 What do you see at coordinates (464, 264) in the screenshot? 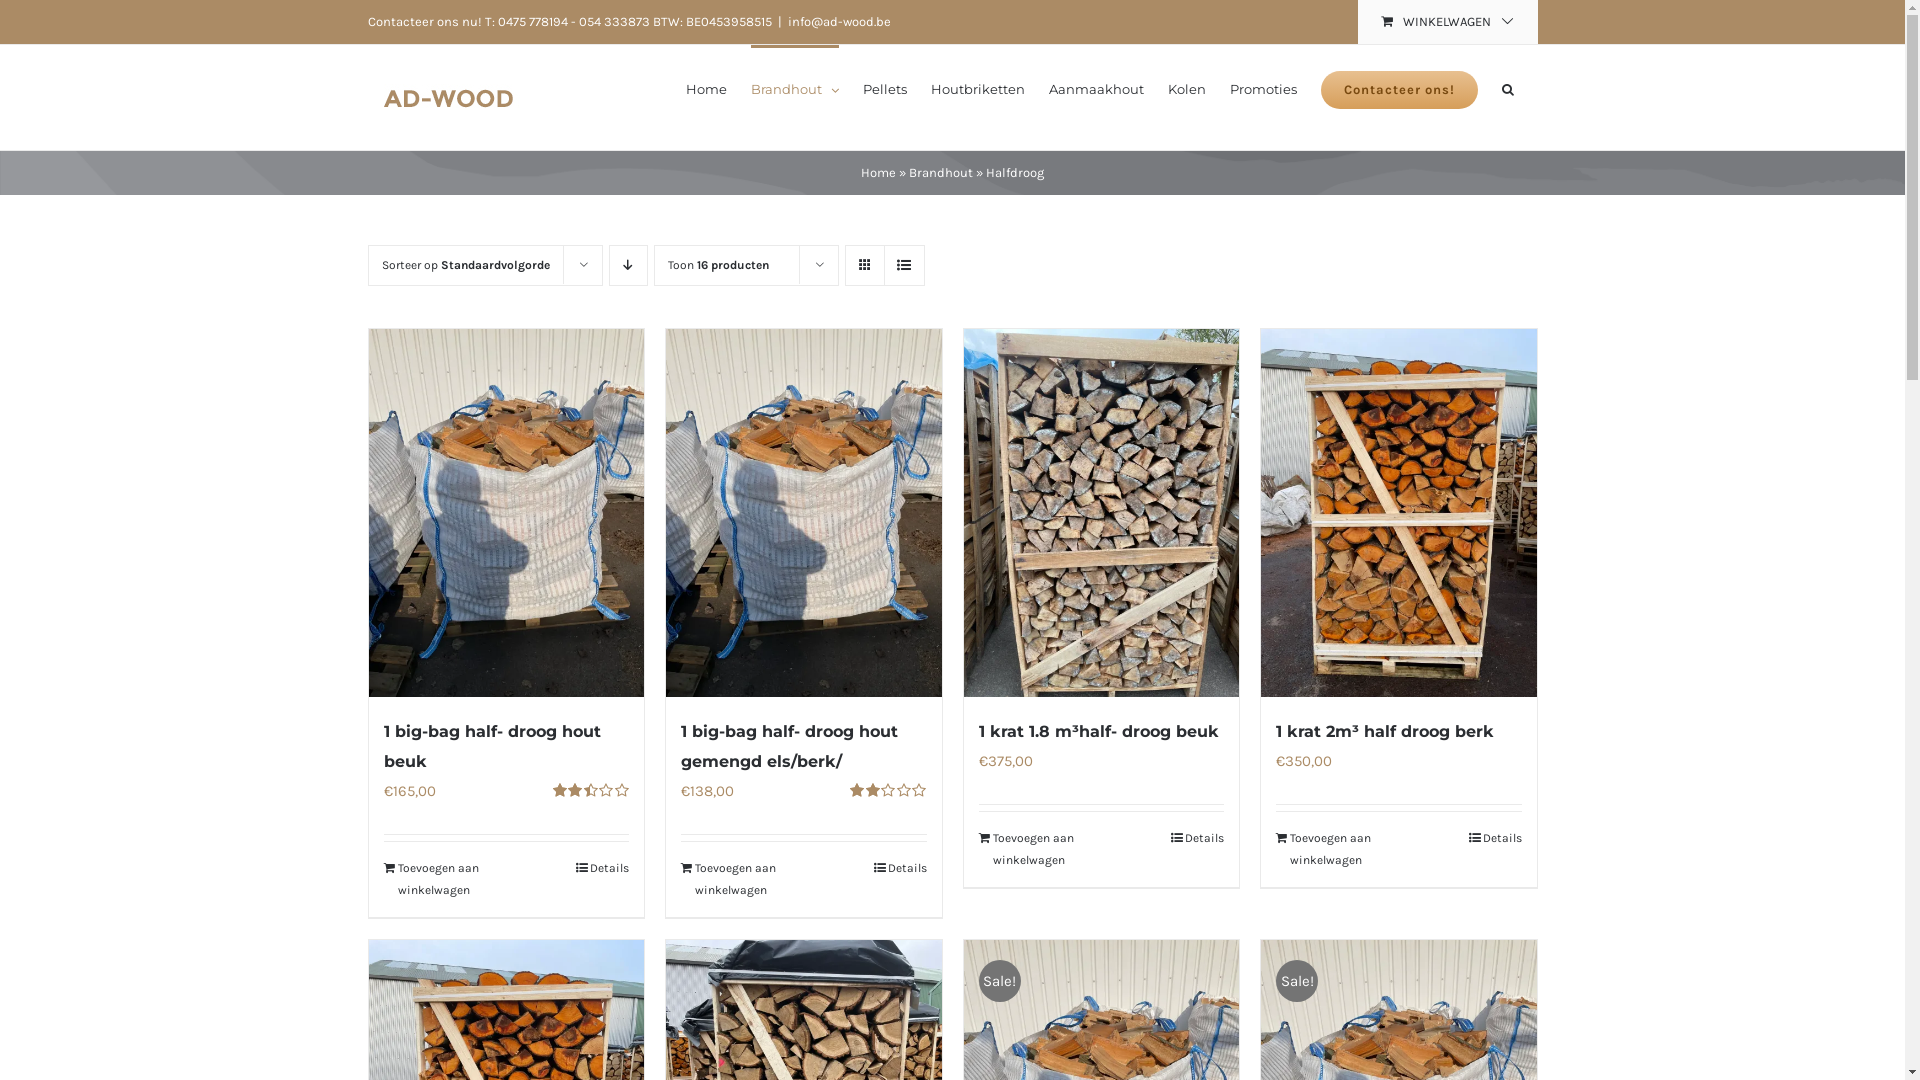
I see `'Sorteer op Standaardvolgorde'` at bounding box center [464, 264].